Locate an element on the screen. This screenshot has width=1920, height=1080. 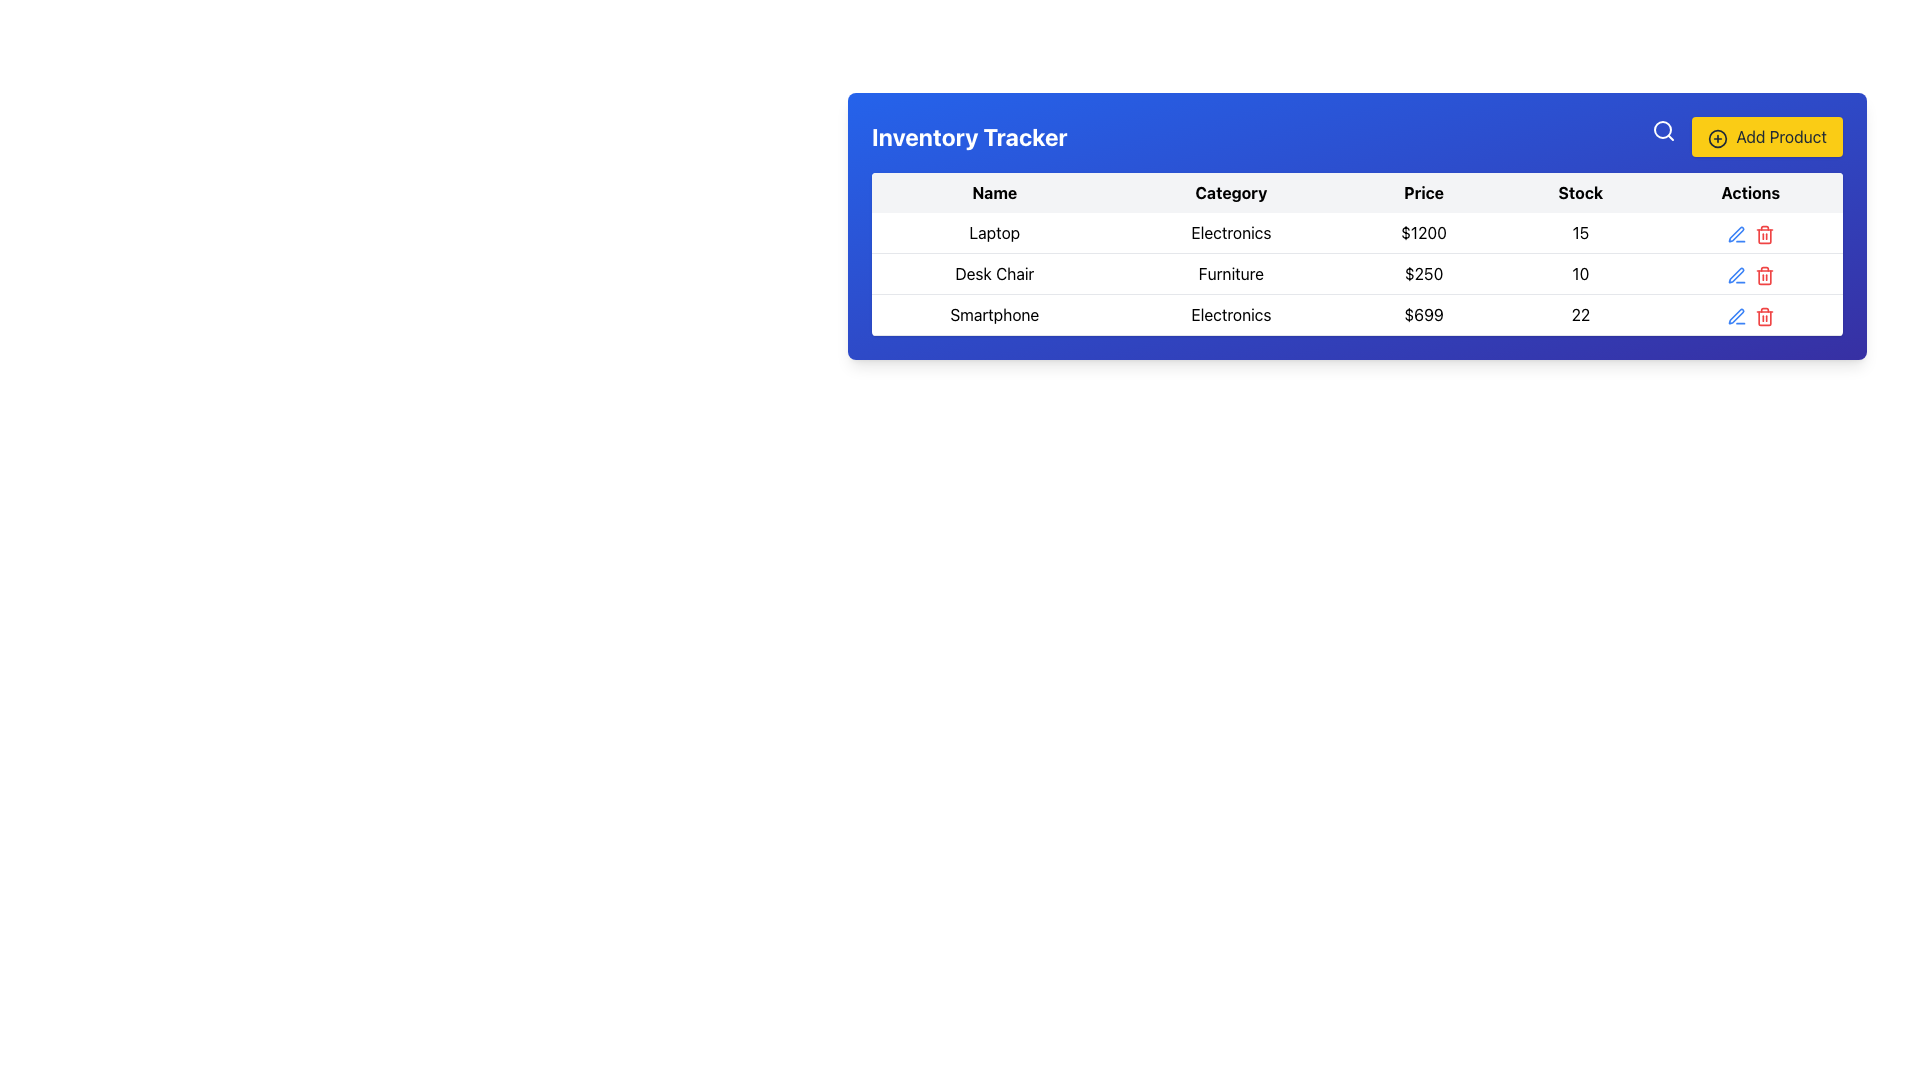
the text label indicating the categories column, which is the second column header situated between 'Name' and 'Price' is located at coordinates (1230, 192).